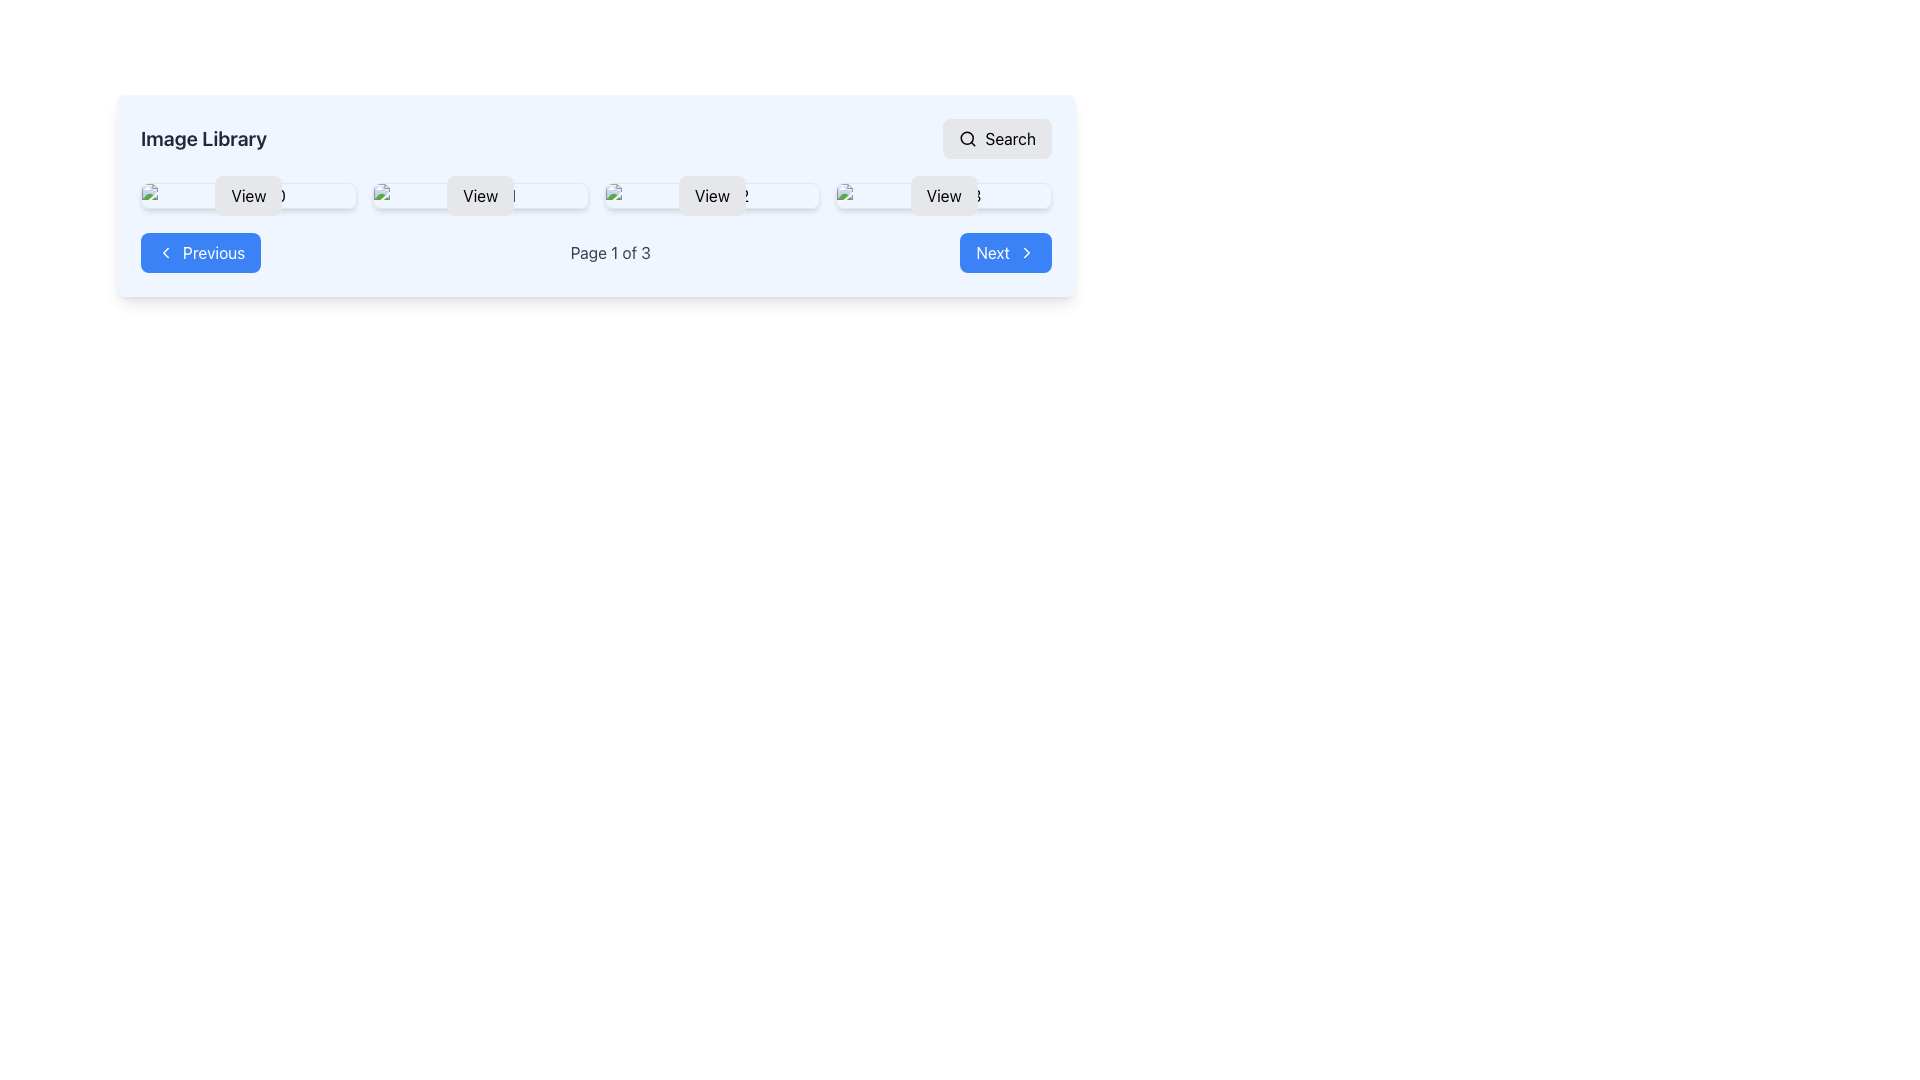  What do you see at coordinates (993, 252) in the screenshot?
I see `the static text indicating the action of moving to the next page, which is part of a navigational interface within a blue rectangular button at the bottom-right corner` at bounding box center [993, 252].